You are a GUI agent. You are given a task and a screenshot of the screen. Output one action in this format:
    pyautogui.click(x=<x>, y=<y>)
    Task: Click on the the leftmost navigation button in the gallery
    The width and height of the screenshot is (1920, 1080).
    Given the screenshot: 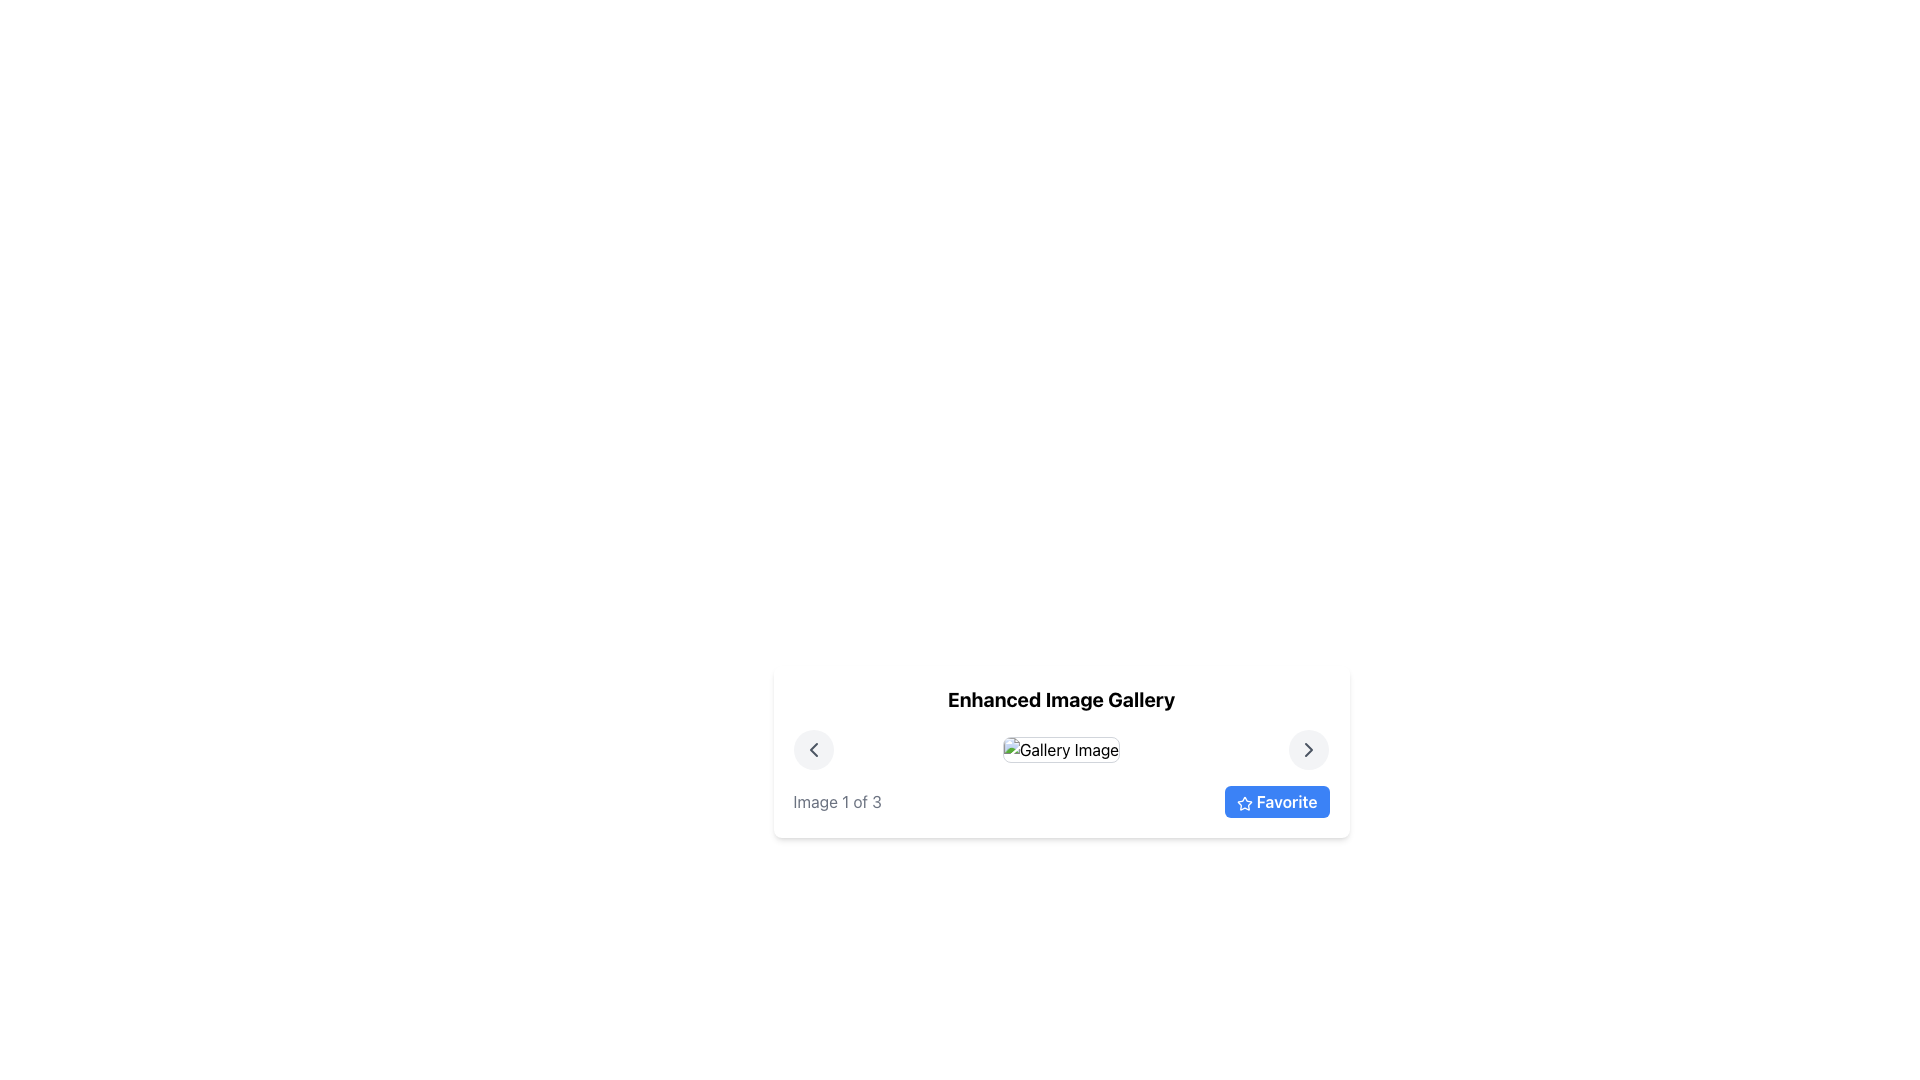 What is the action you would take?
    pyautogui.click(x=813, y=749)
    